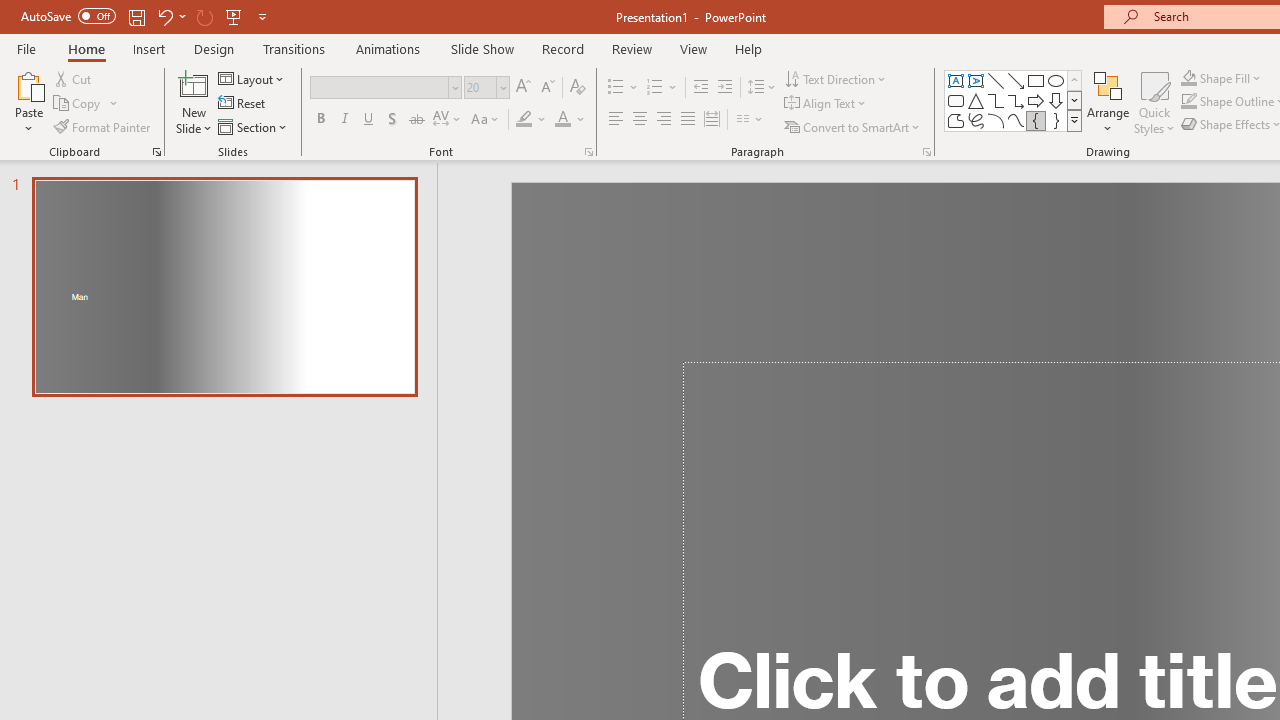 This screenshot has width=1280, height=720. I want to click on 'Align Left', so click(615, 119).